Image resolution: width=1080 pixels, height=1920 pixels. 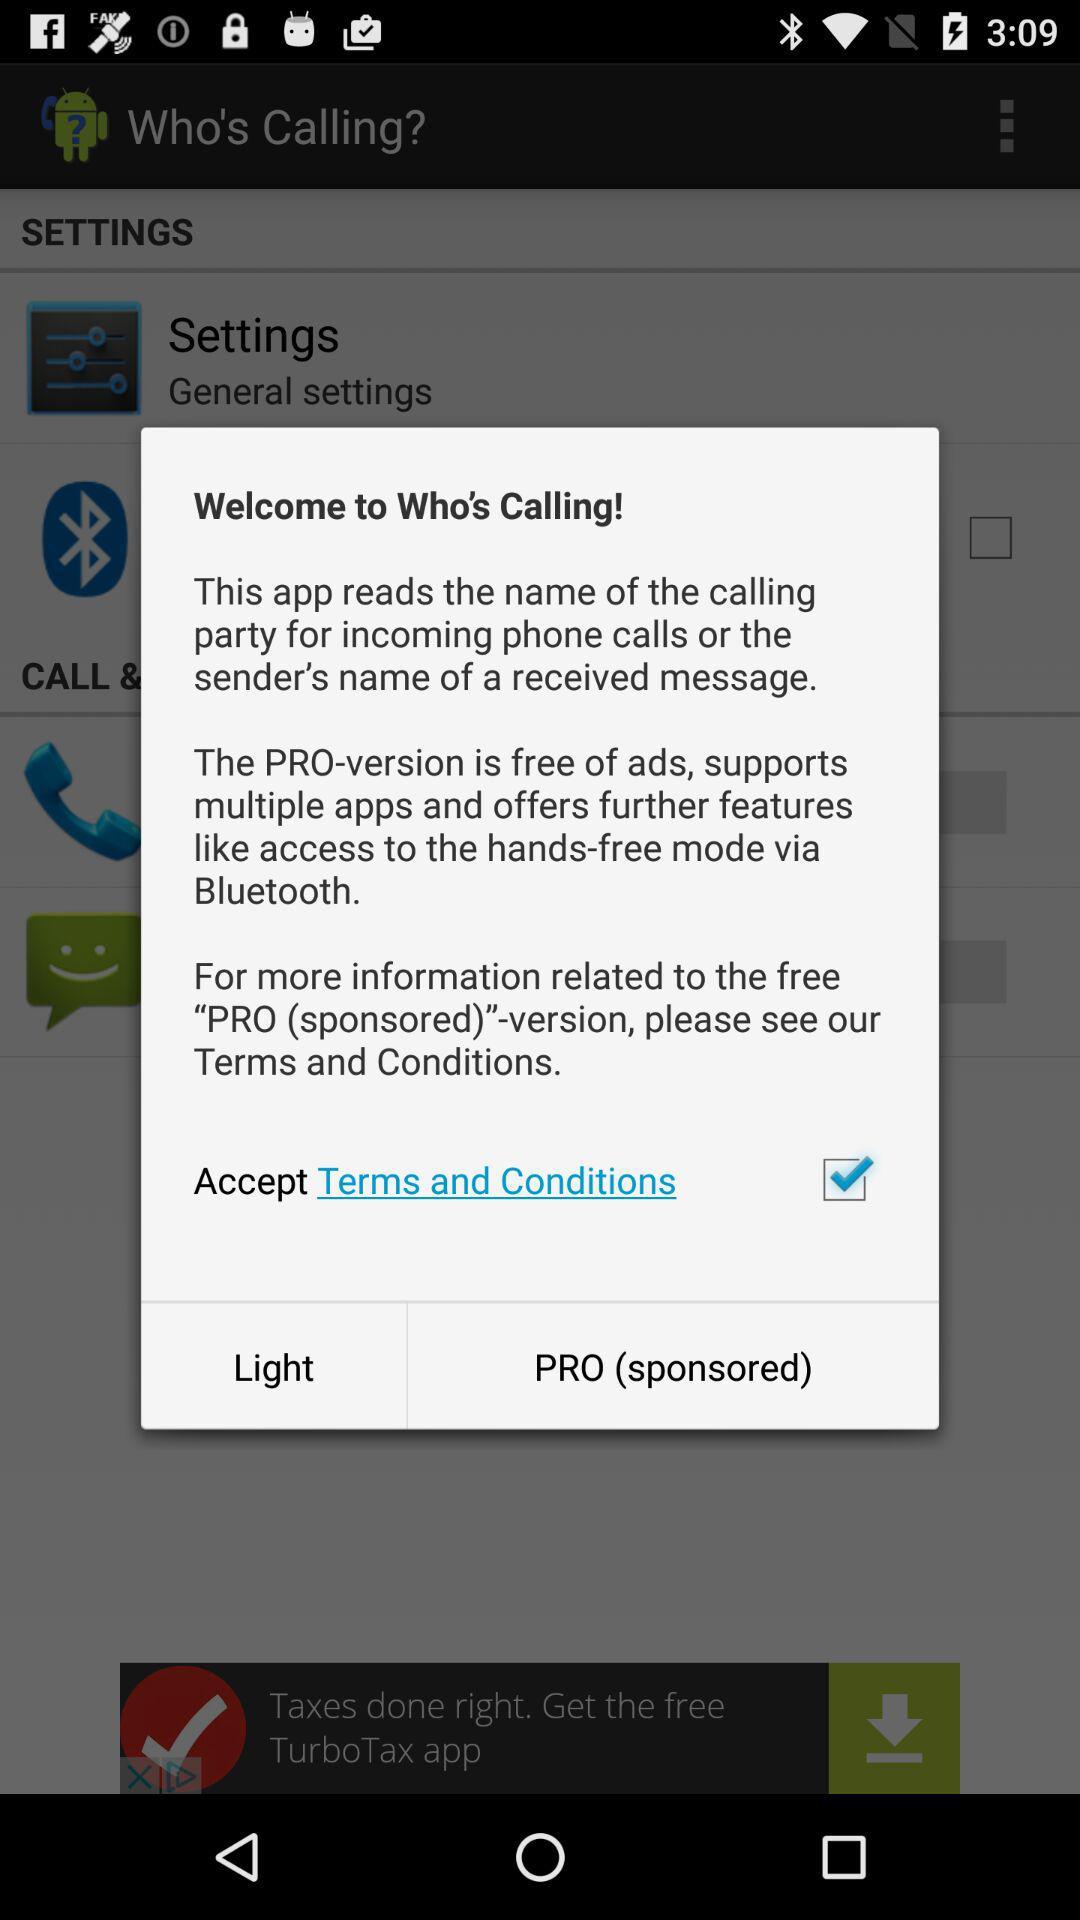 I want to click on accept agreement, so click(x=844, y=1179).